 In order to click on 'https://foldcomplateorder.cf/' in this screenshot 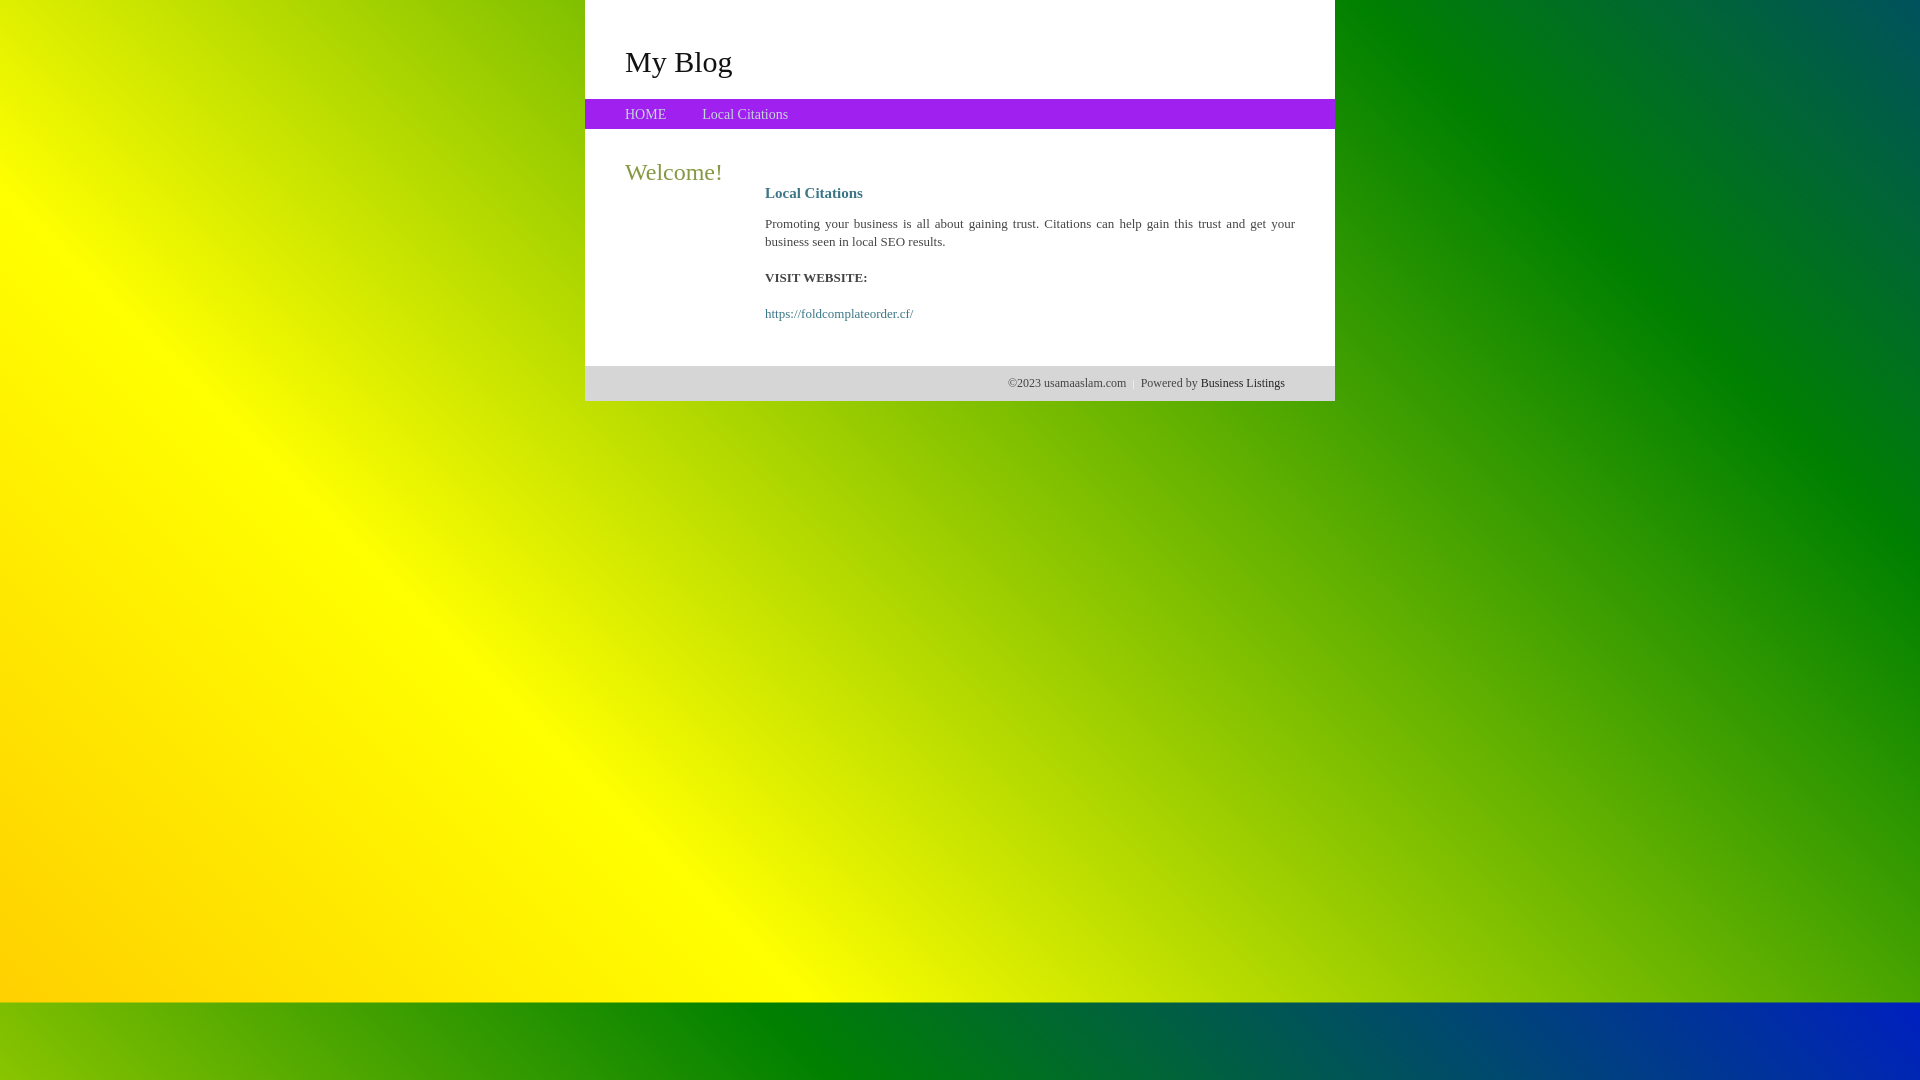, I will do `click(839, 313)`.